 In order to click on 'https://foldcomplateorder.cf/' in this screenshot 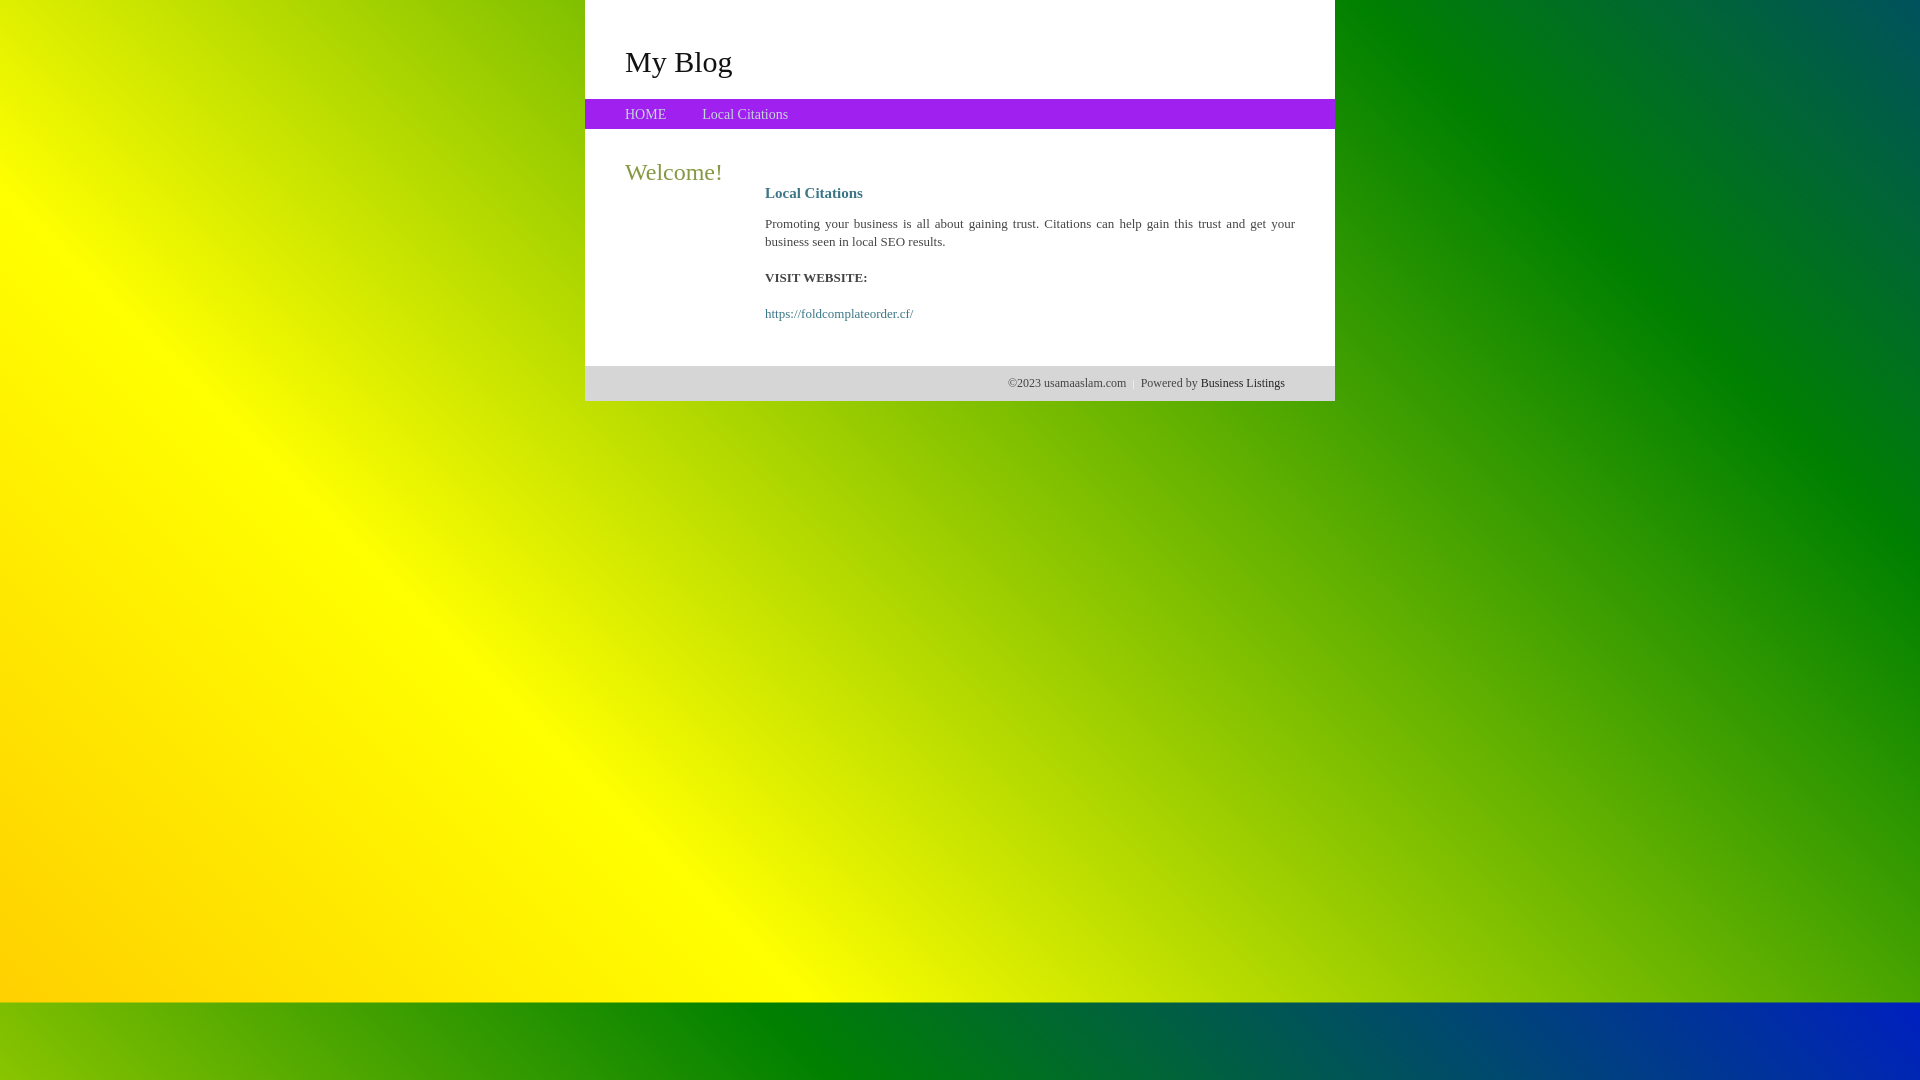, I will do `click(839, 313)`.